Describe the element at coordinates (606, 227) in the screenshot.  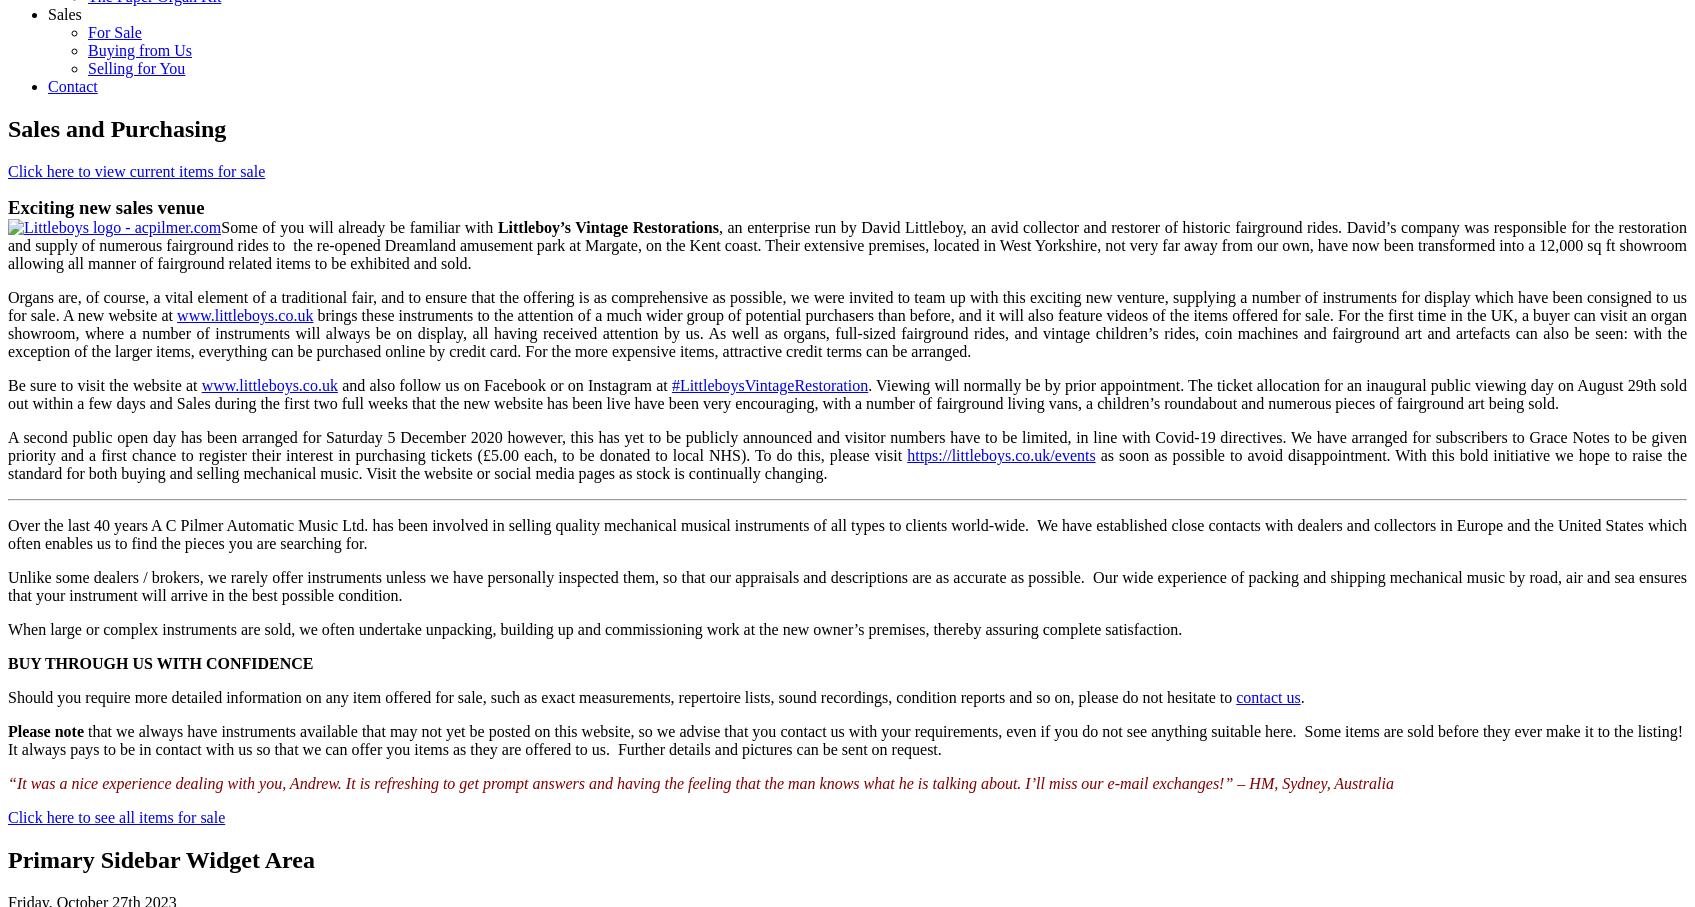
I see `'Littleboy’s Vintage Restorations'` at that location.